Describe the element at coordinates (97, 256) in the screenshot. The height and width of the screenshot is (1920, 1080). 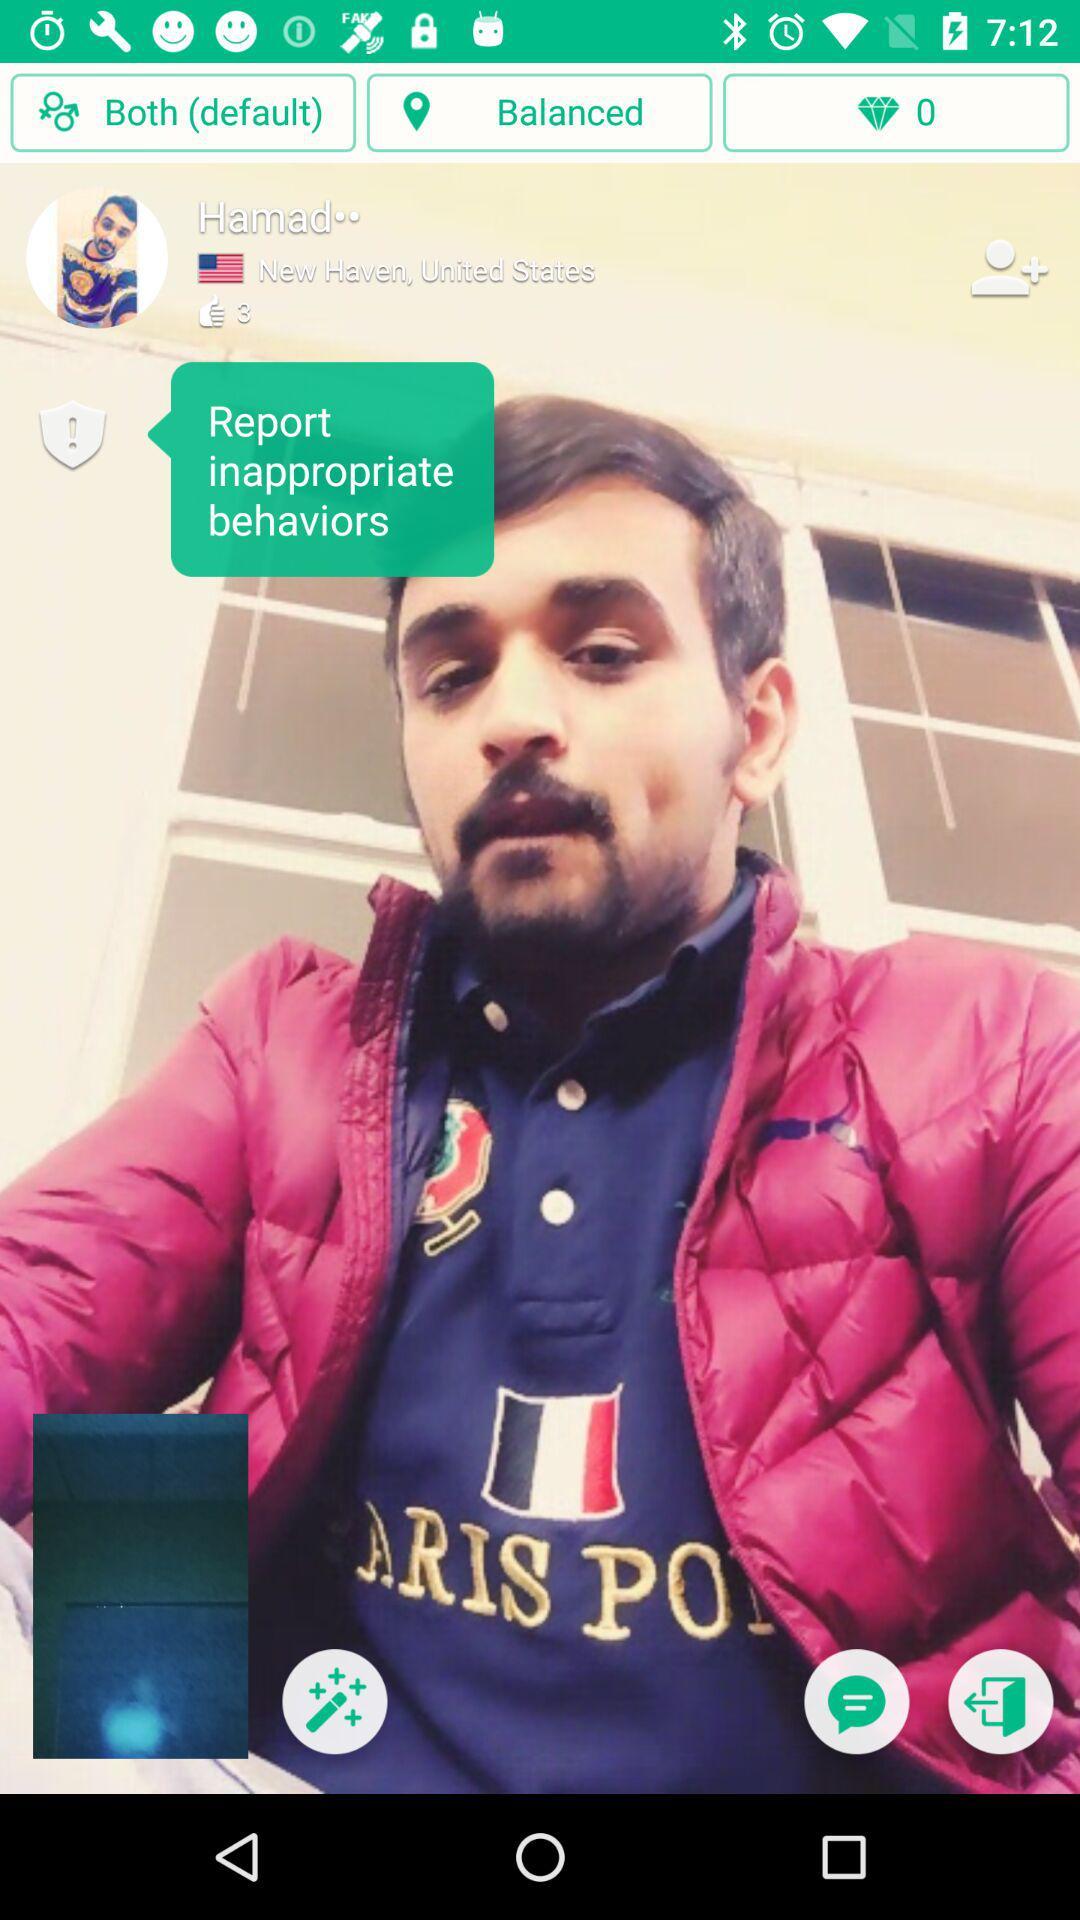
I see `profile picture` at that location.